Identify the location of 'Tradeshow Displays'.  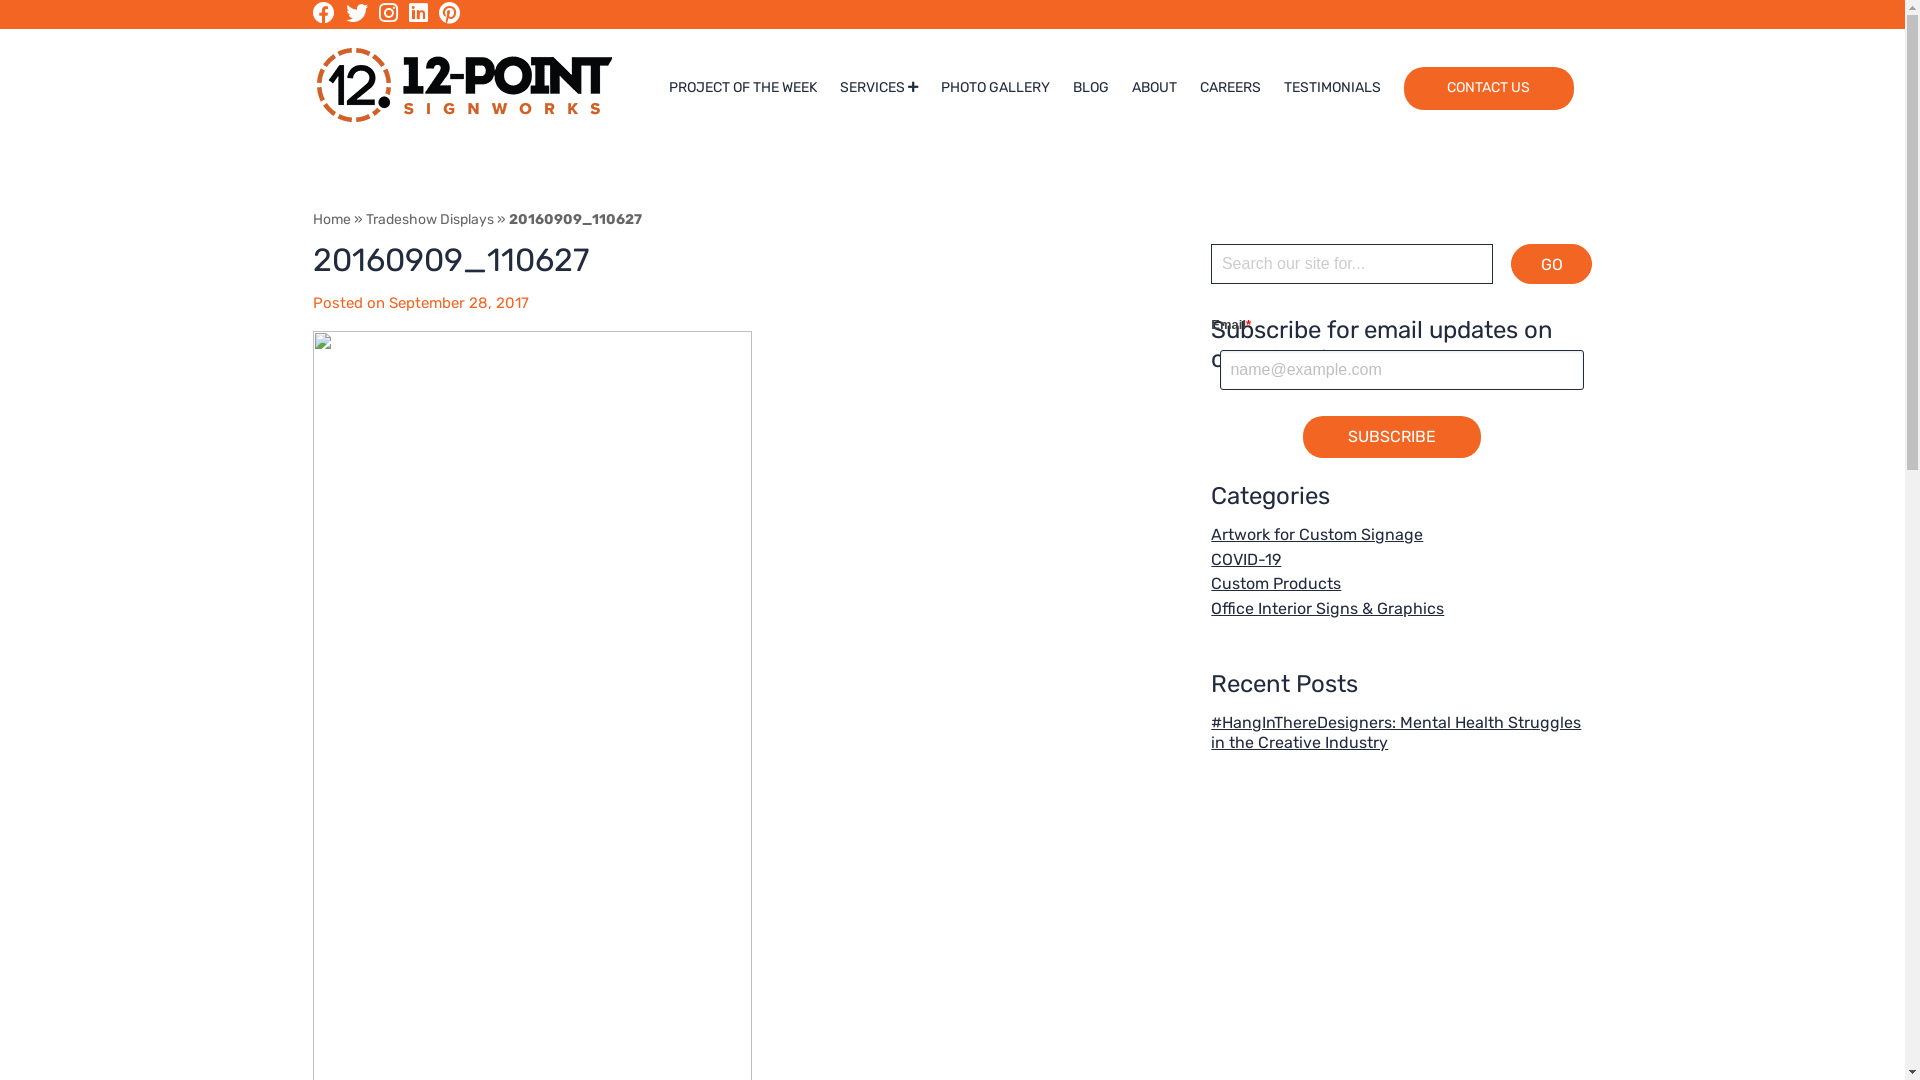
(429, 219).